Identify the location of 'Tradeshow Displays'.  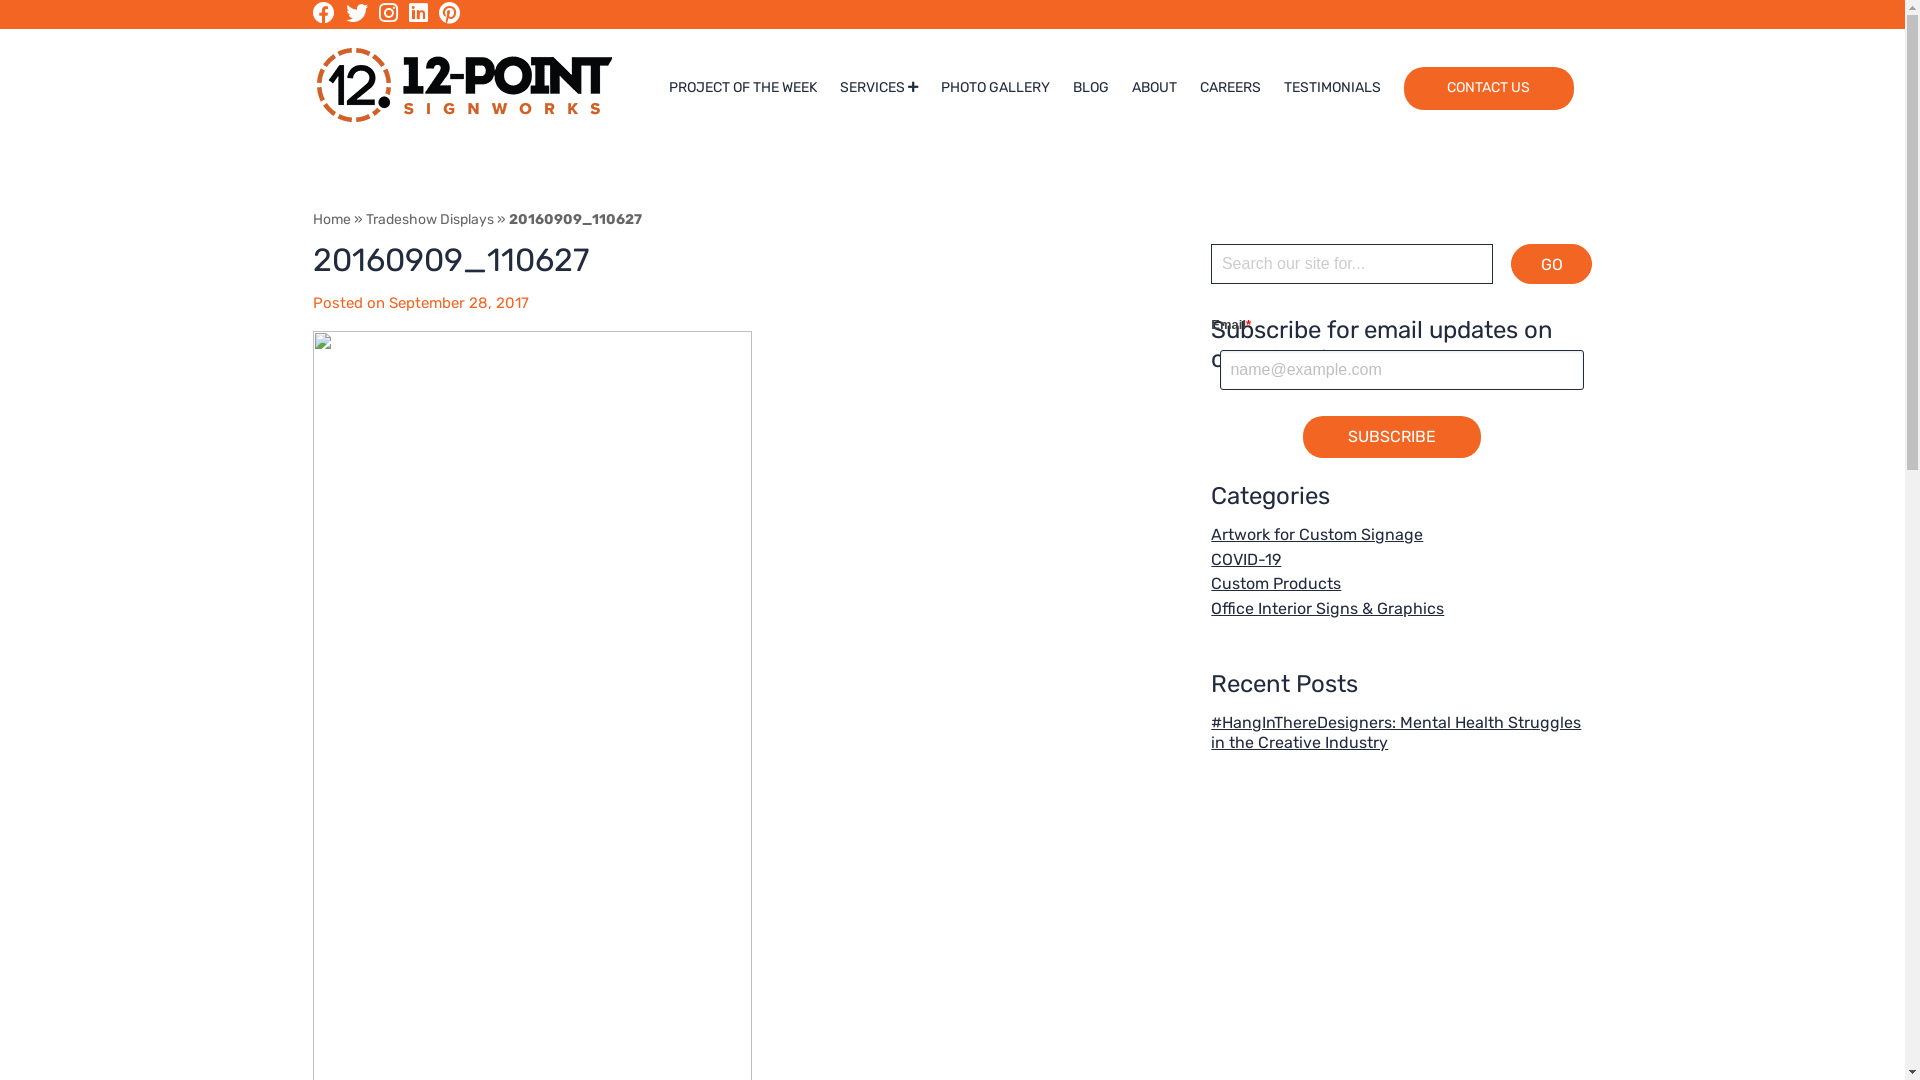
(429, 219).